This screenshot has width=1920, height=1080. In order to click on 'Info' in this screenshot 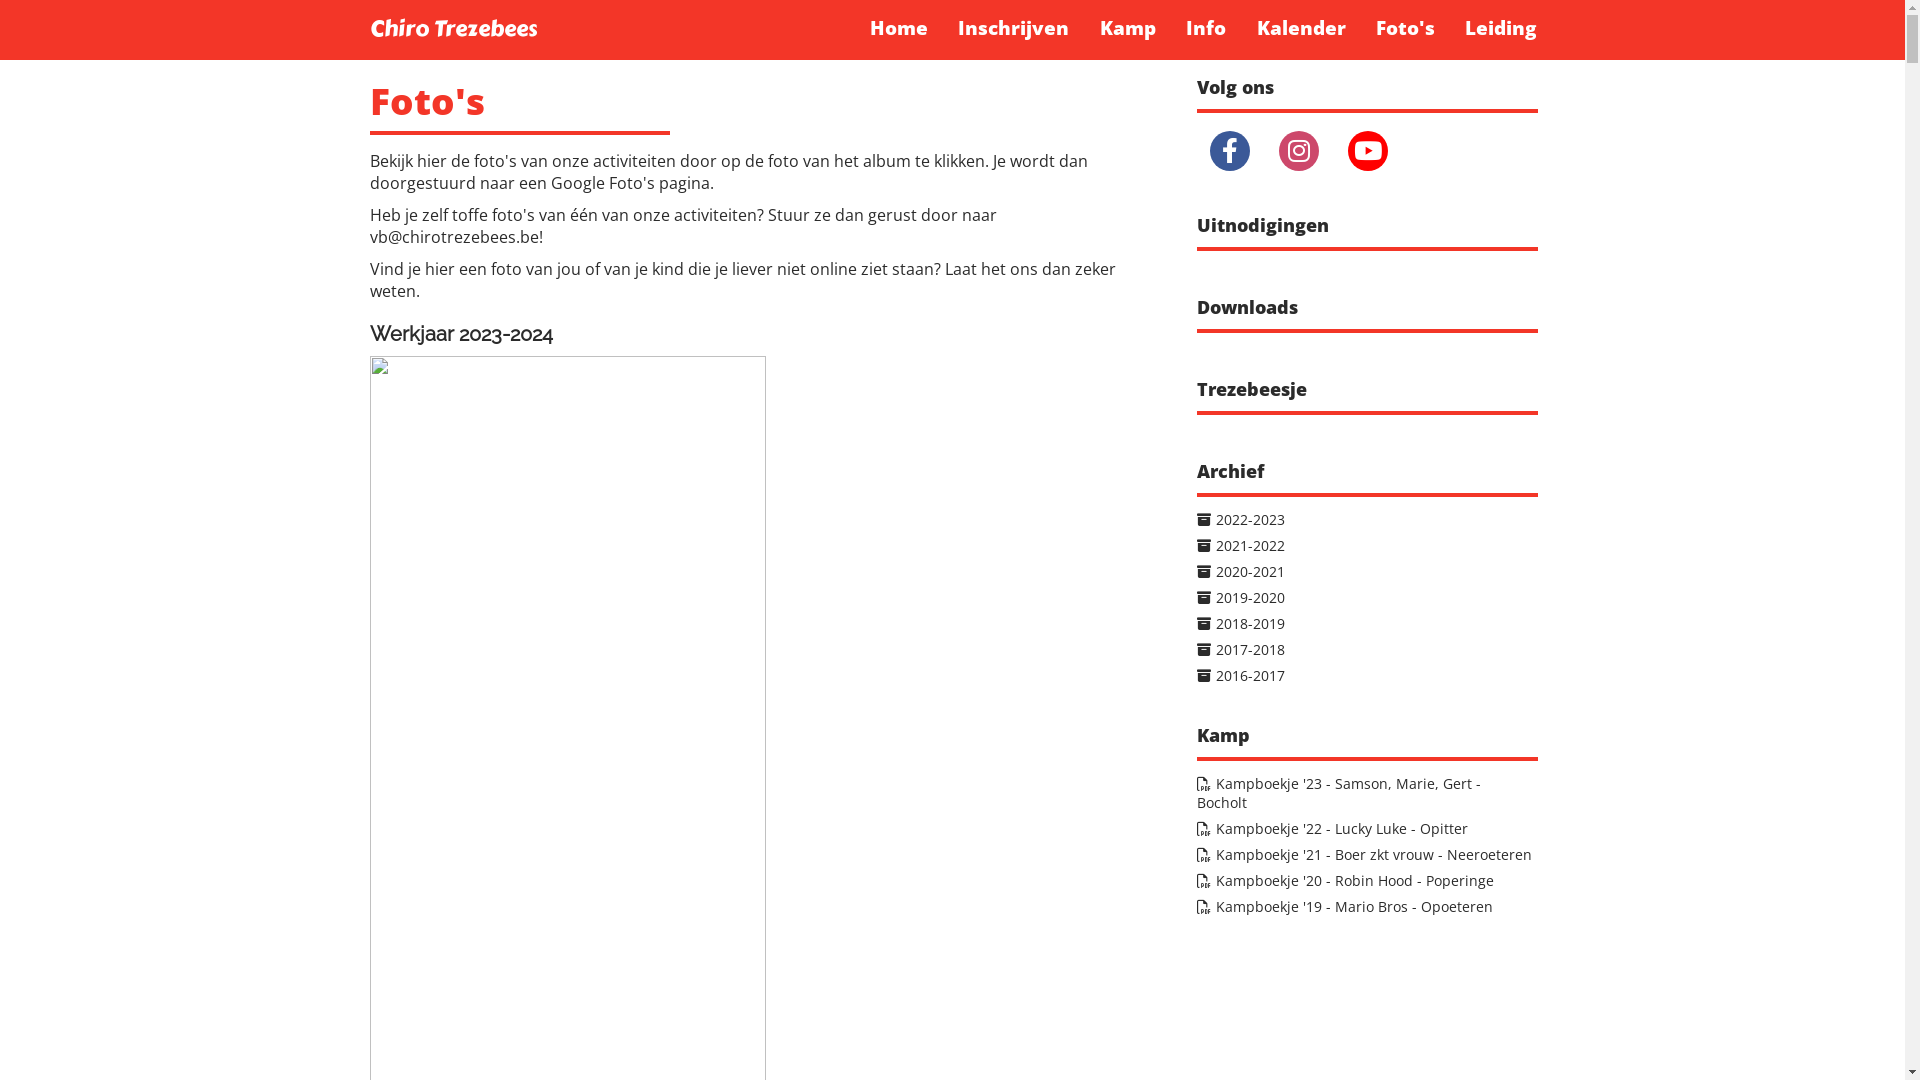, I will do `click(1171, 27)`.